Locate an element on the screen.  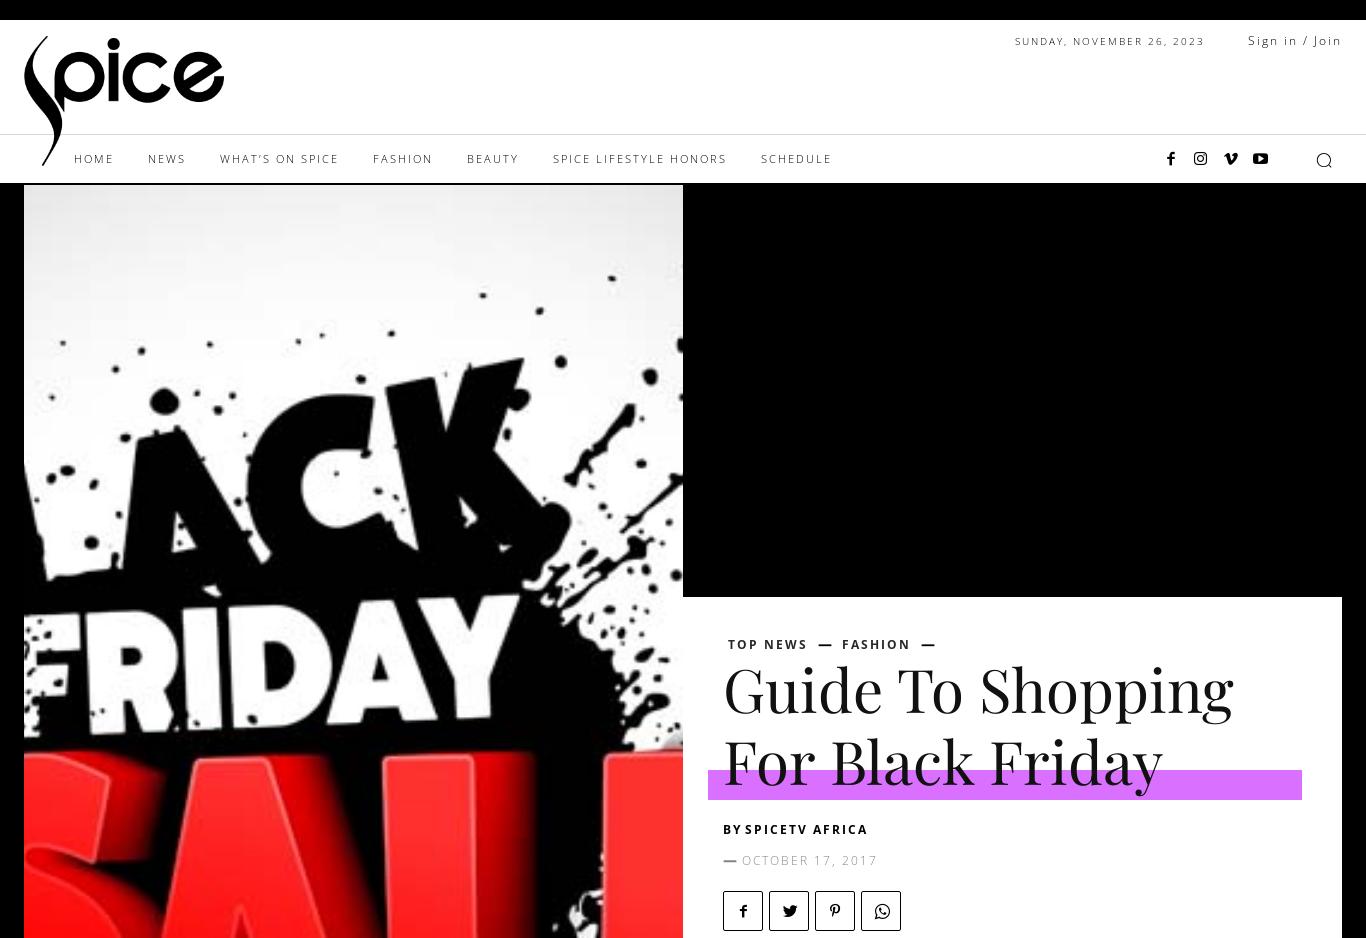
'Sunday, November 26, 2023' is located at coordinates (1109, 39).